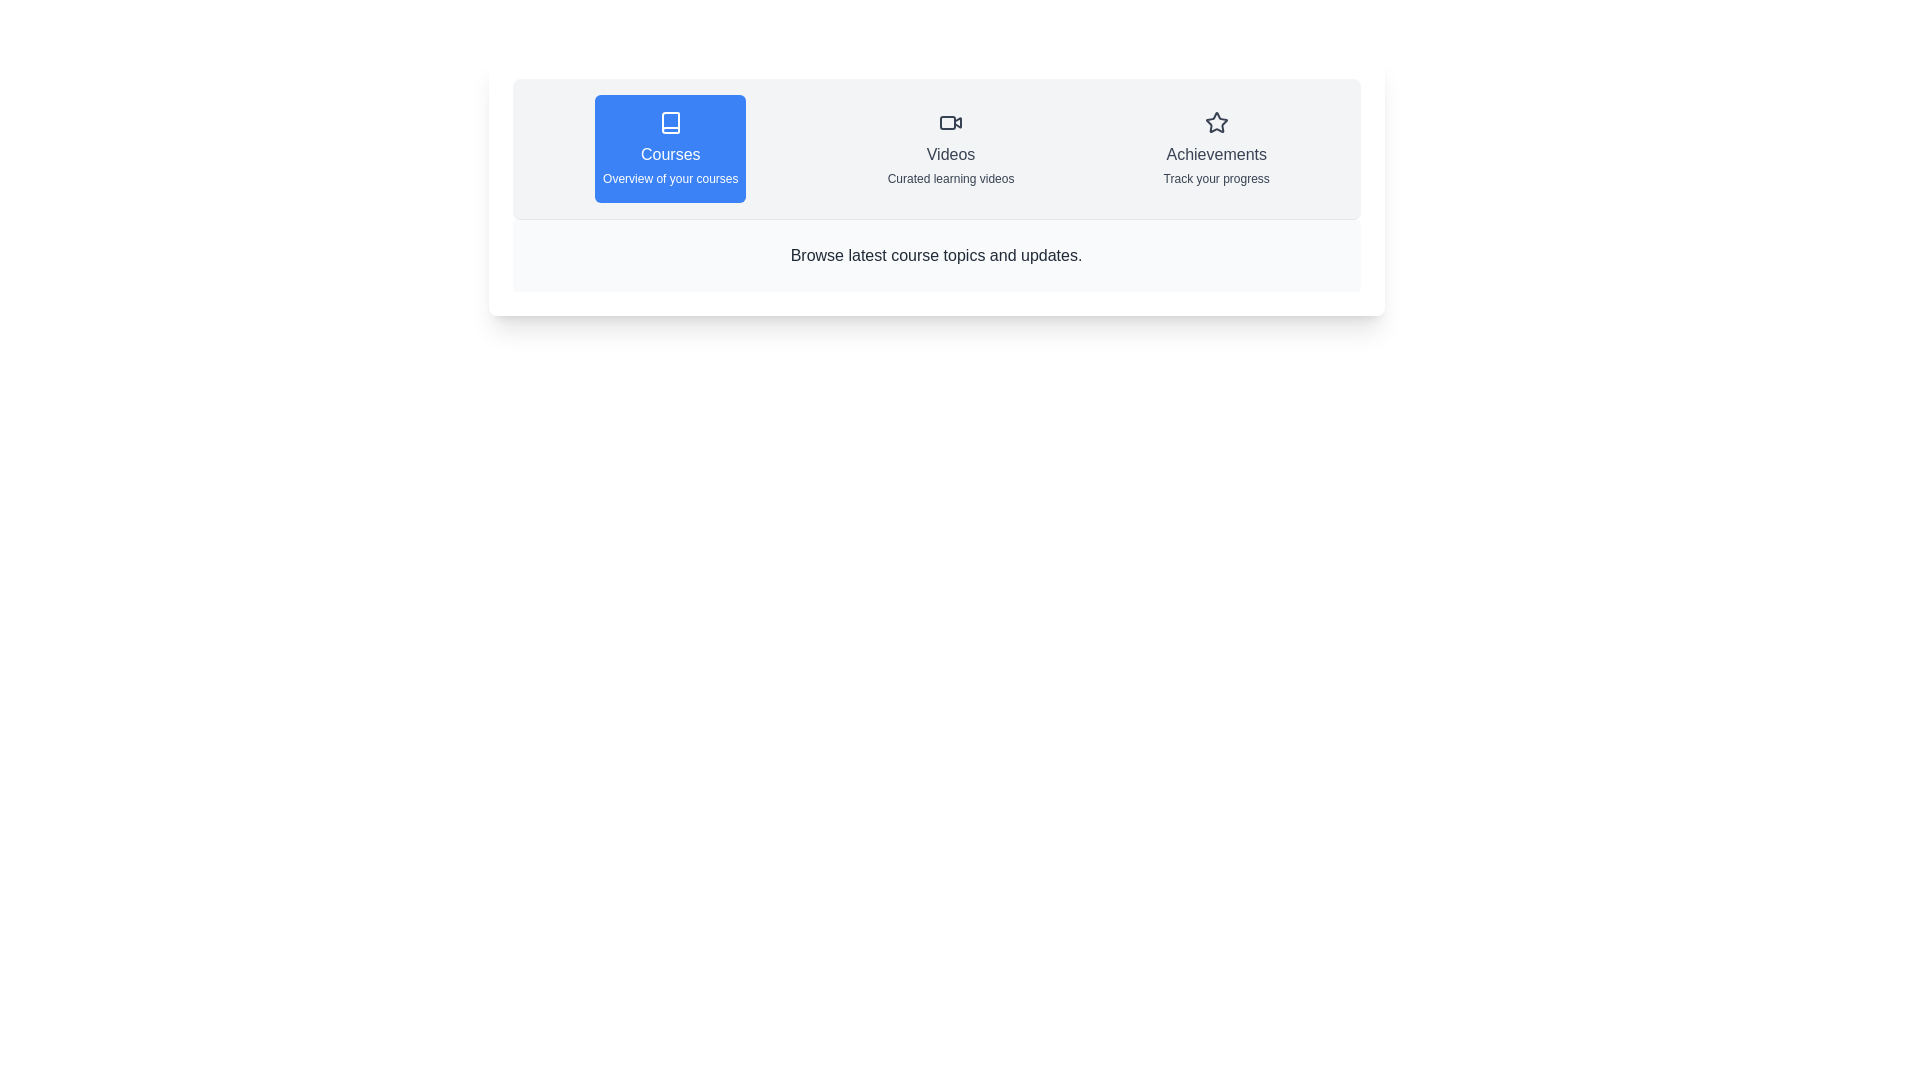 The image size is (1920, 1080). What do you see at coordinates (949, 148) in the screenshot?
I see `the Videos tab by clicking on its corresponding element` at bounding box center [949, 148].